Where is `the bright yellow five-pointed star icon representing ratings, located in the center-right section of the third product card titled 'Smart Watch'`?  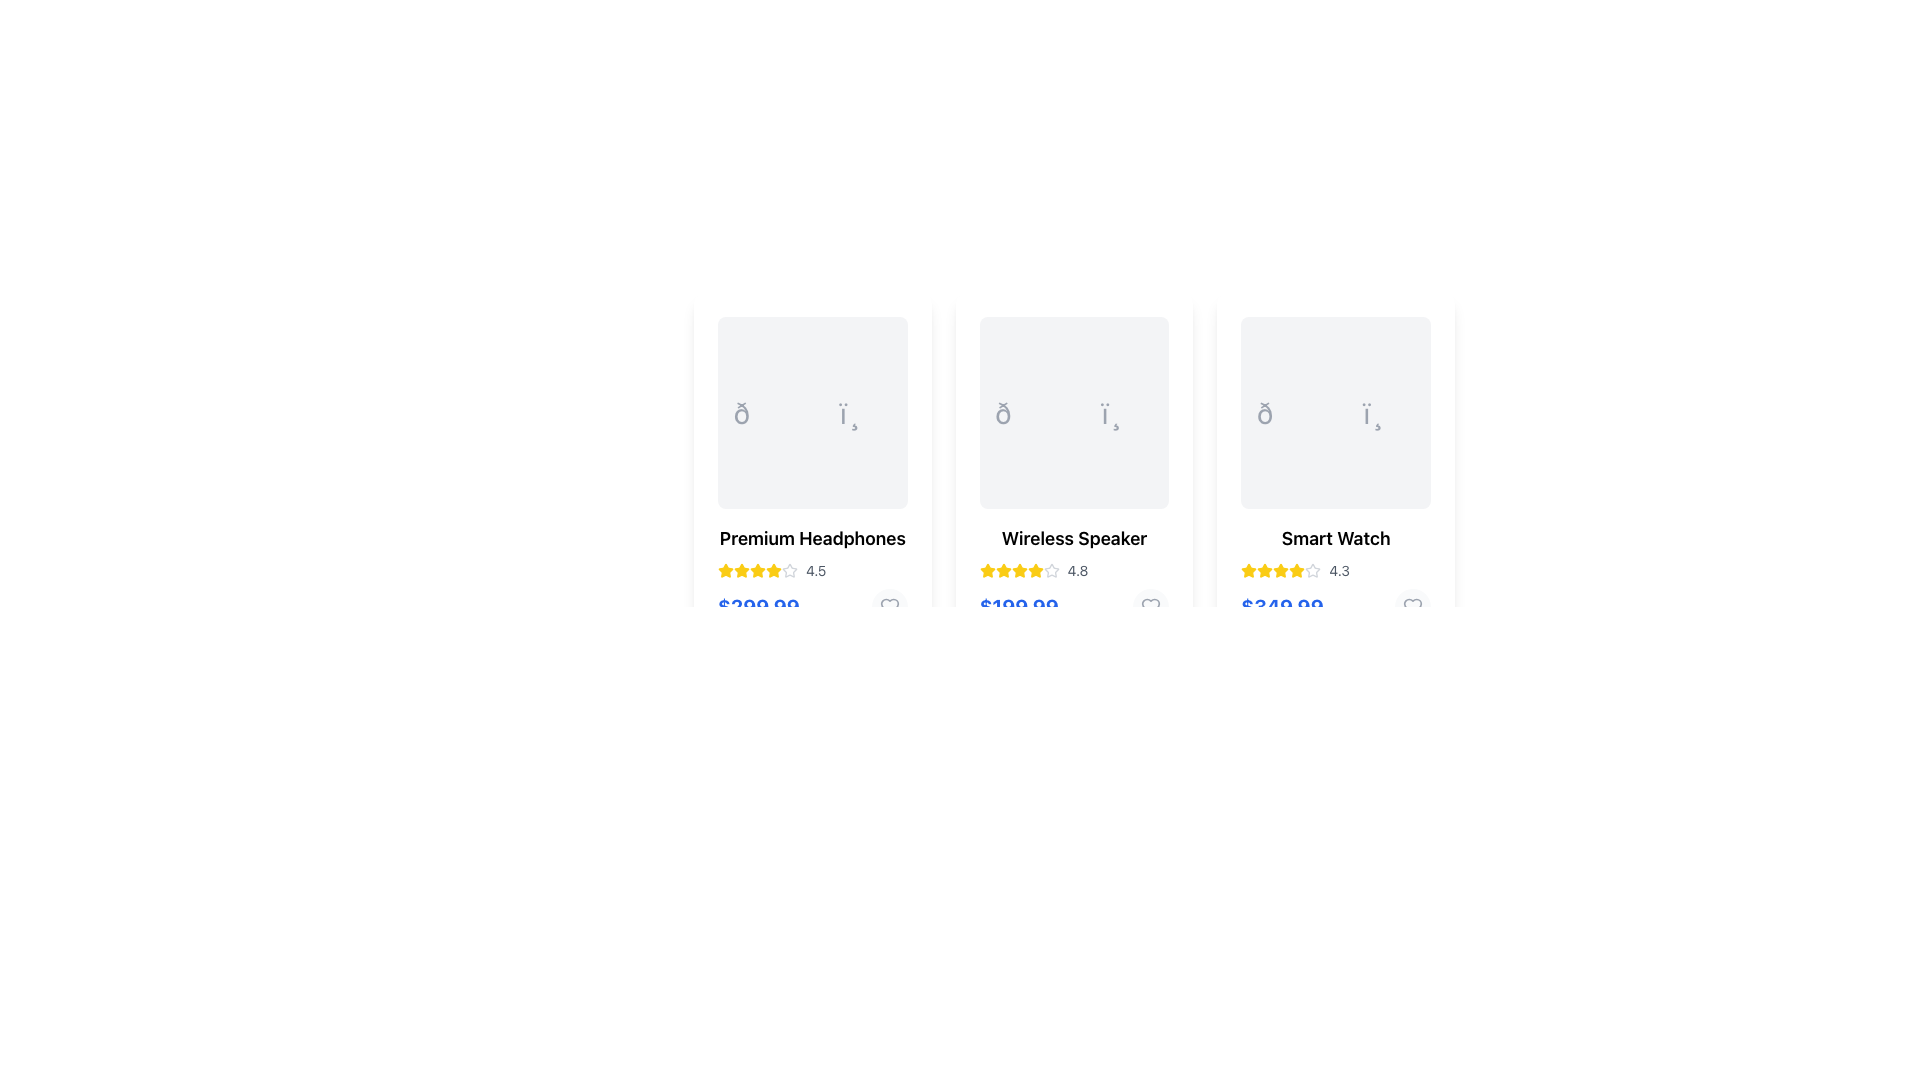
the bright yellow five-pointed star icon representing ratings, located in the center-right section of the third product card titled 'Smart Watch' is located at coordinates (1297, 570).